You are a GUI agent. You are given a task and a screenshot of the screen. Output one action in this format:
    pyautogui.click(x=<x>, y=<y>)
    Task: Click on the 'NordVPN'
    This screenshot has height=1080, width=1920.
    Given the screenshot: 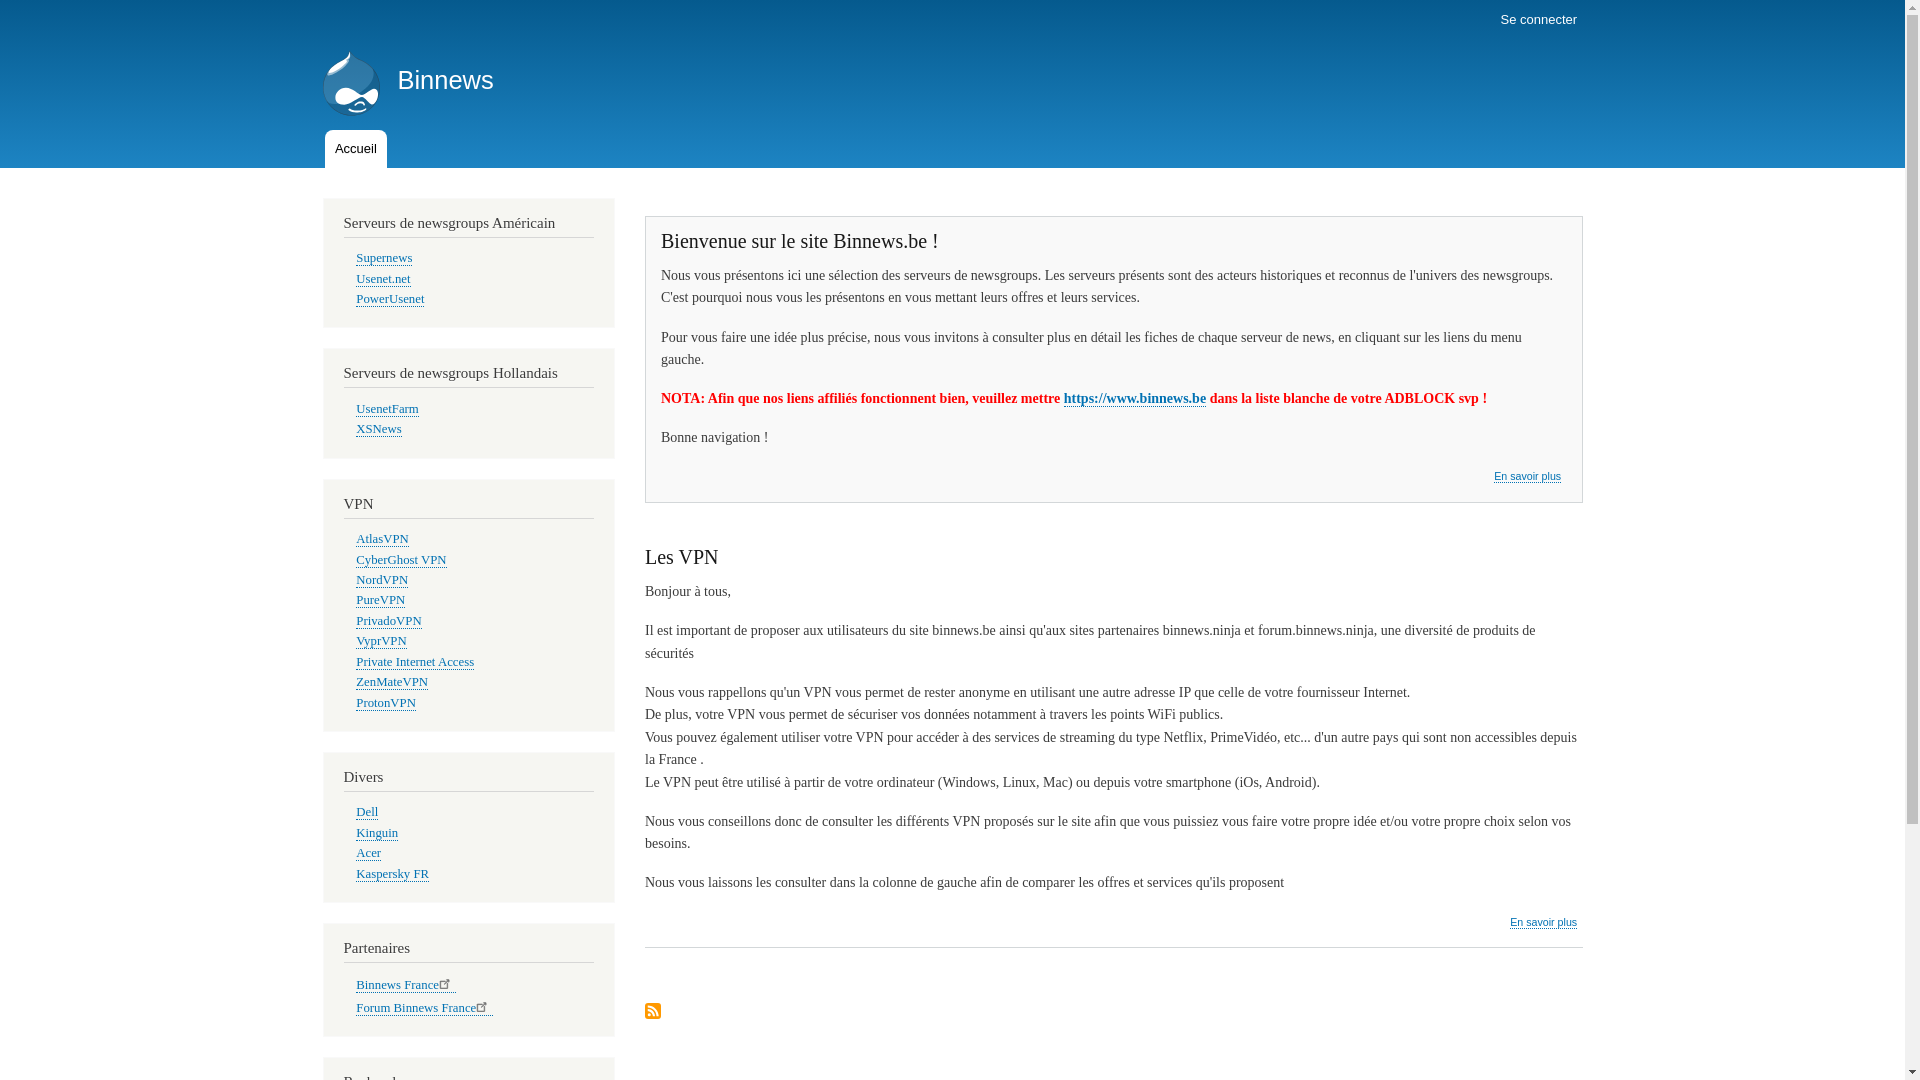 What is the action you would take?
    pyautogui.click(x=355, y=580)
    